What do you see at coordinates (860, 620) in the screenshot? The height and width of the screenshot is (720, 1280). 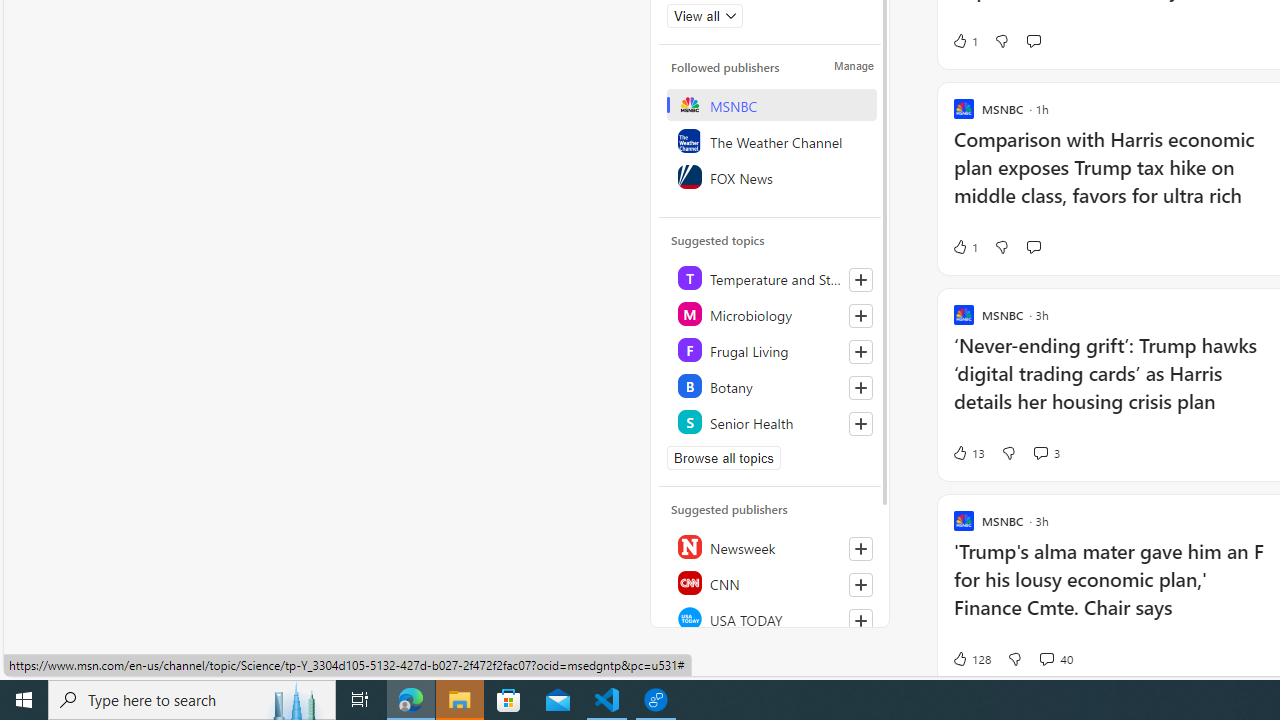 I see `'Follow this source'` at bounding box center [860, 620].